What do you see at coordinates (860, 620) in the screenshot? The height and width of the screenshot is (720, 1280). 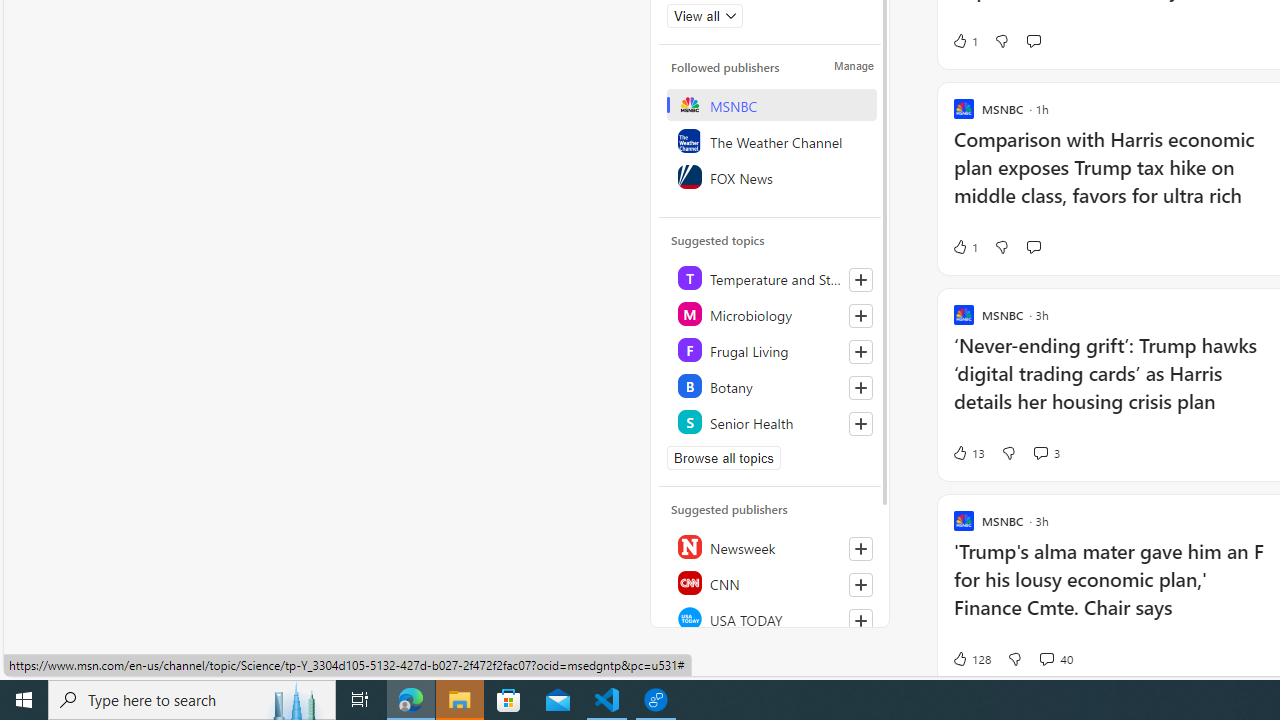 I see `'Follow this source'` at bounding box center [860, 620].